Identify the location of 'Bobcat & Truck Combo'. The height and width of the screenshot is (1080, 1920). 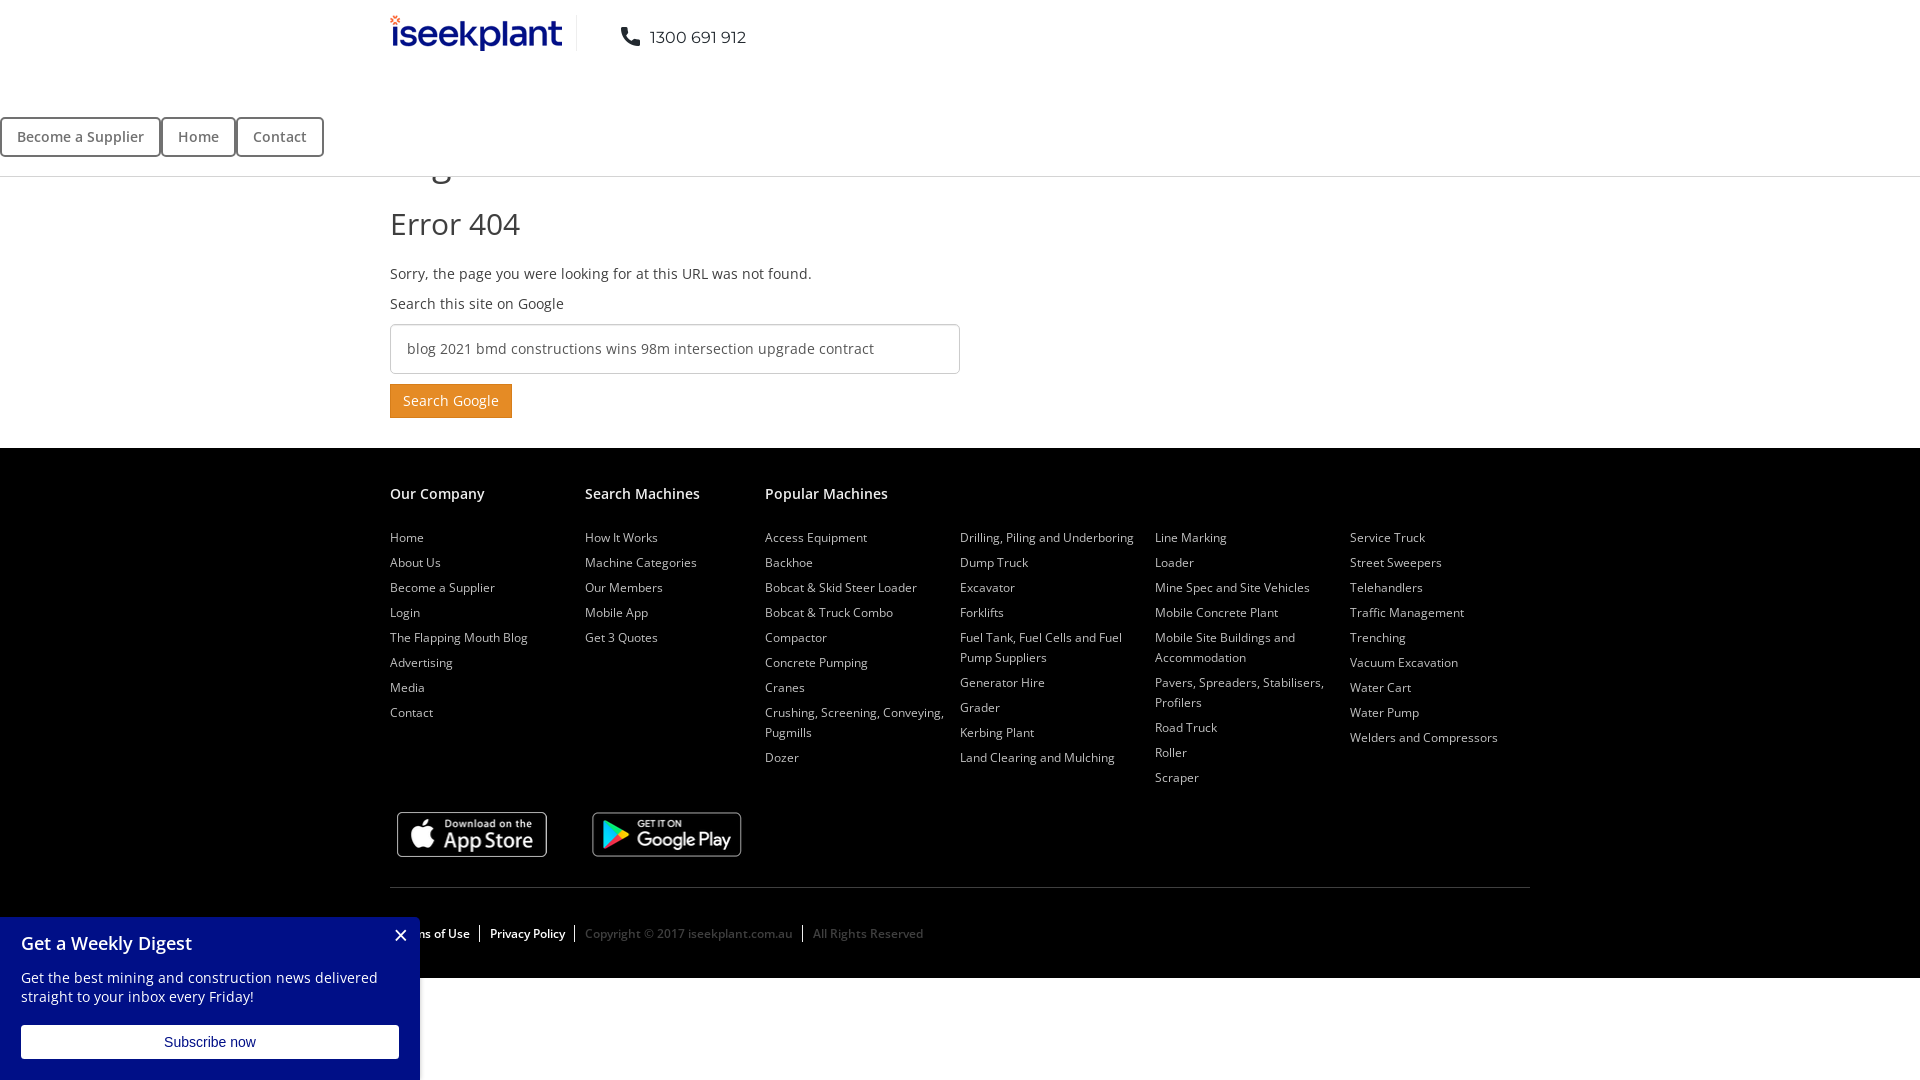
(829, 611).